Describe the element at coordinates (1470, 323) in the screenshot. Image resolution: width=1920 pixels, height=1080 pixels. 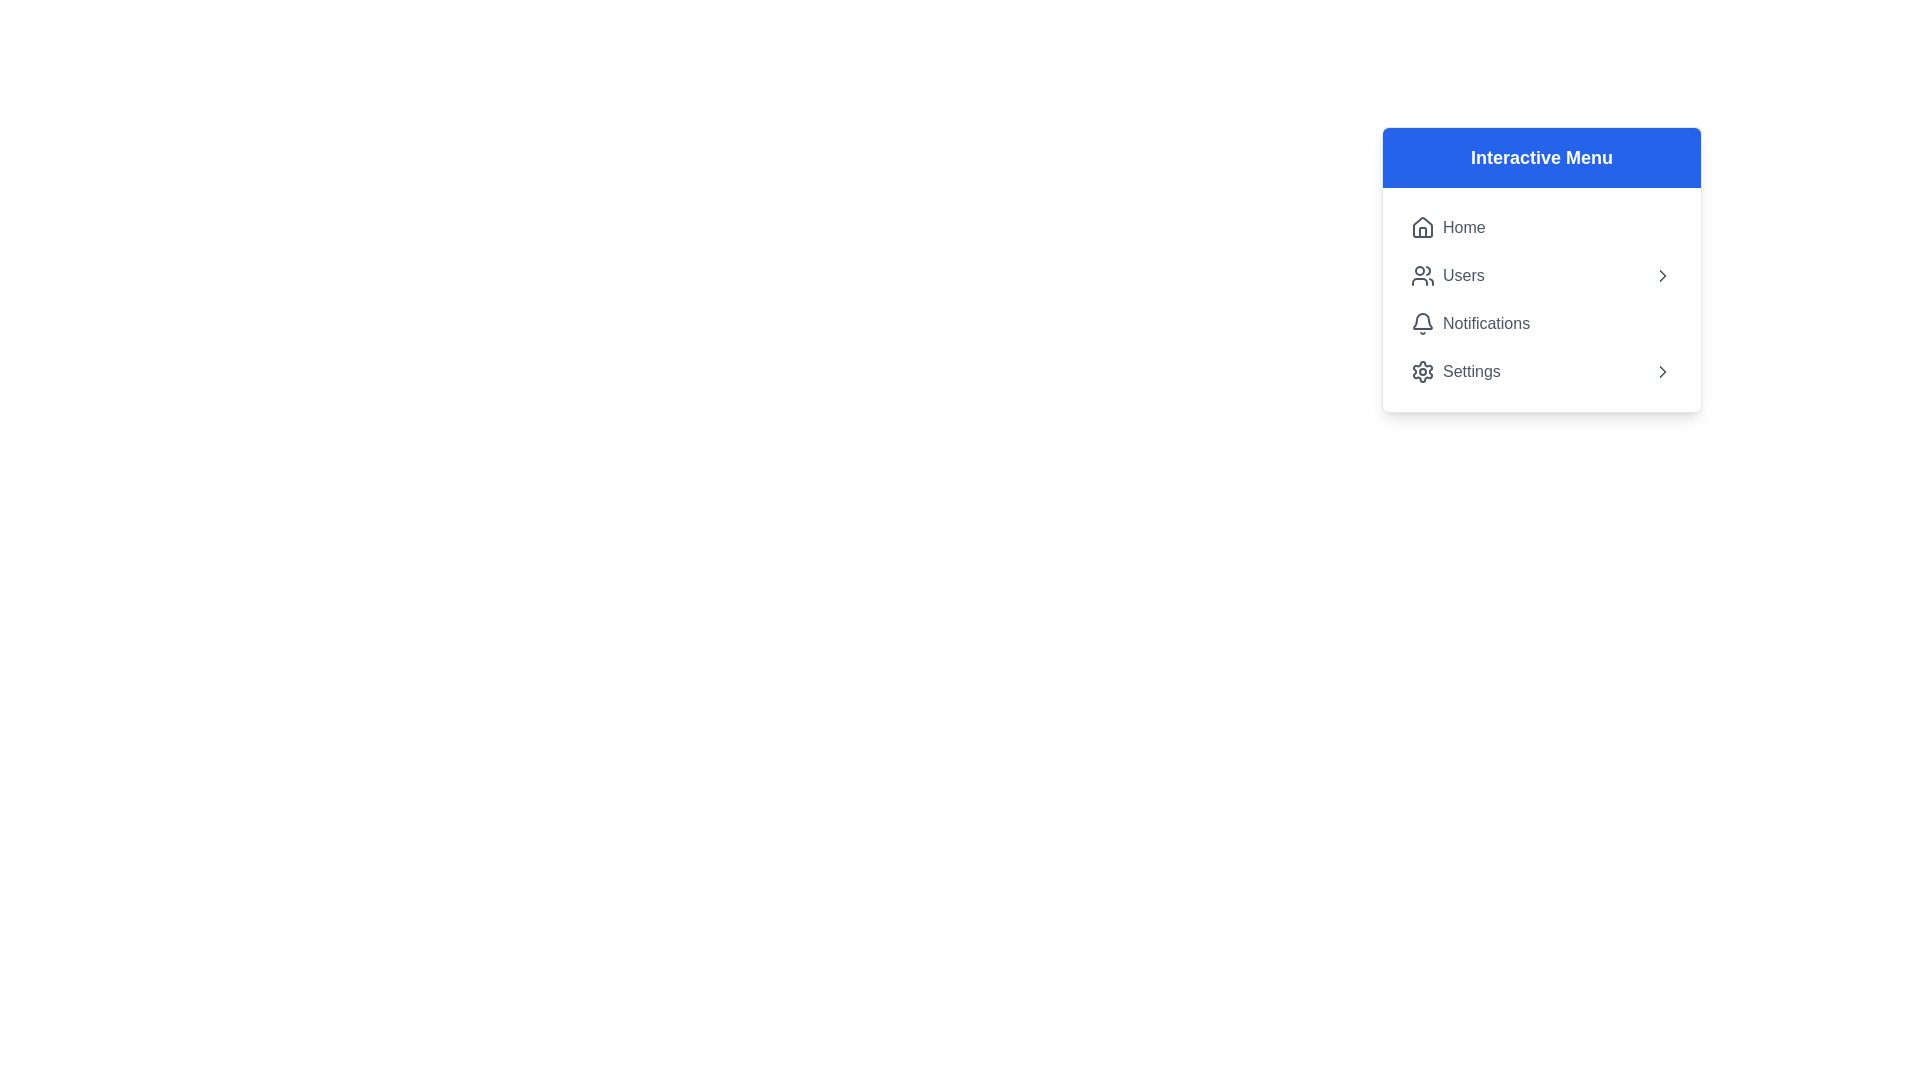
I see `the 'Notifications' menu list item, which is located between the 'Users' and 'Settings' list items in the sidebar menu` at that location.